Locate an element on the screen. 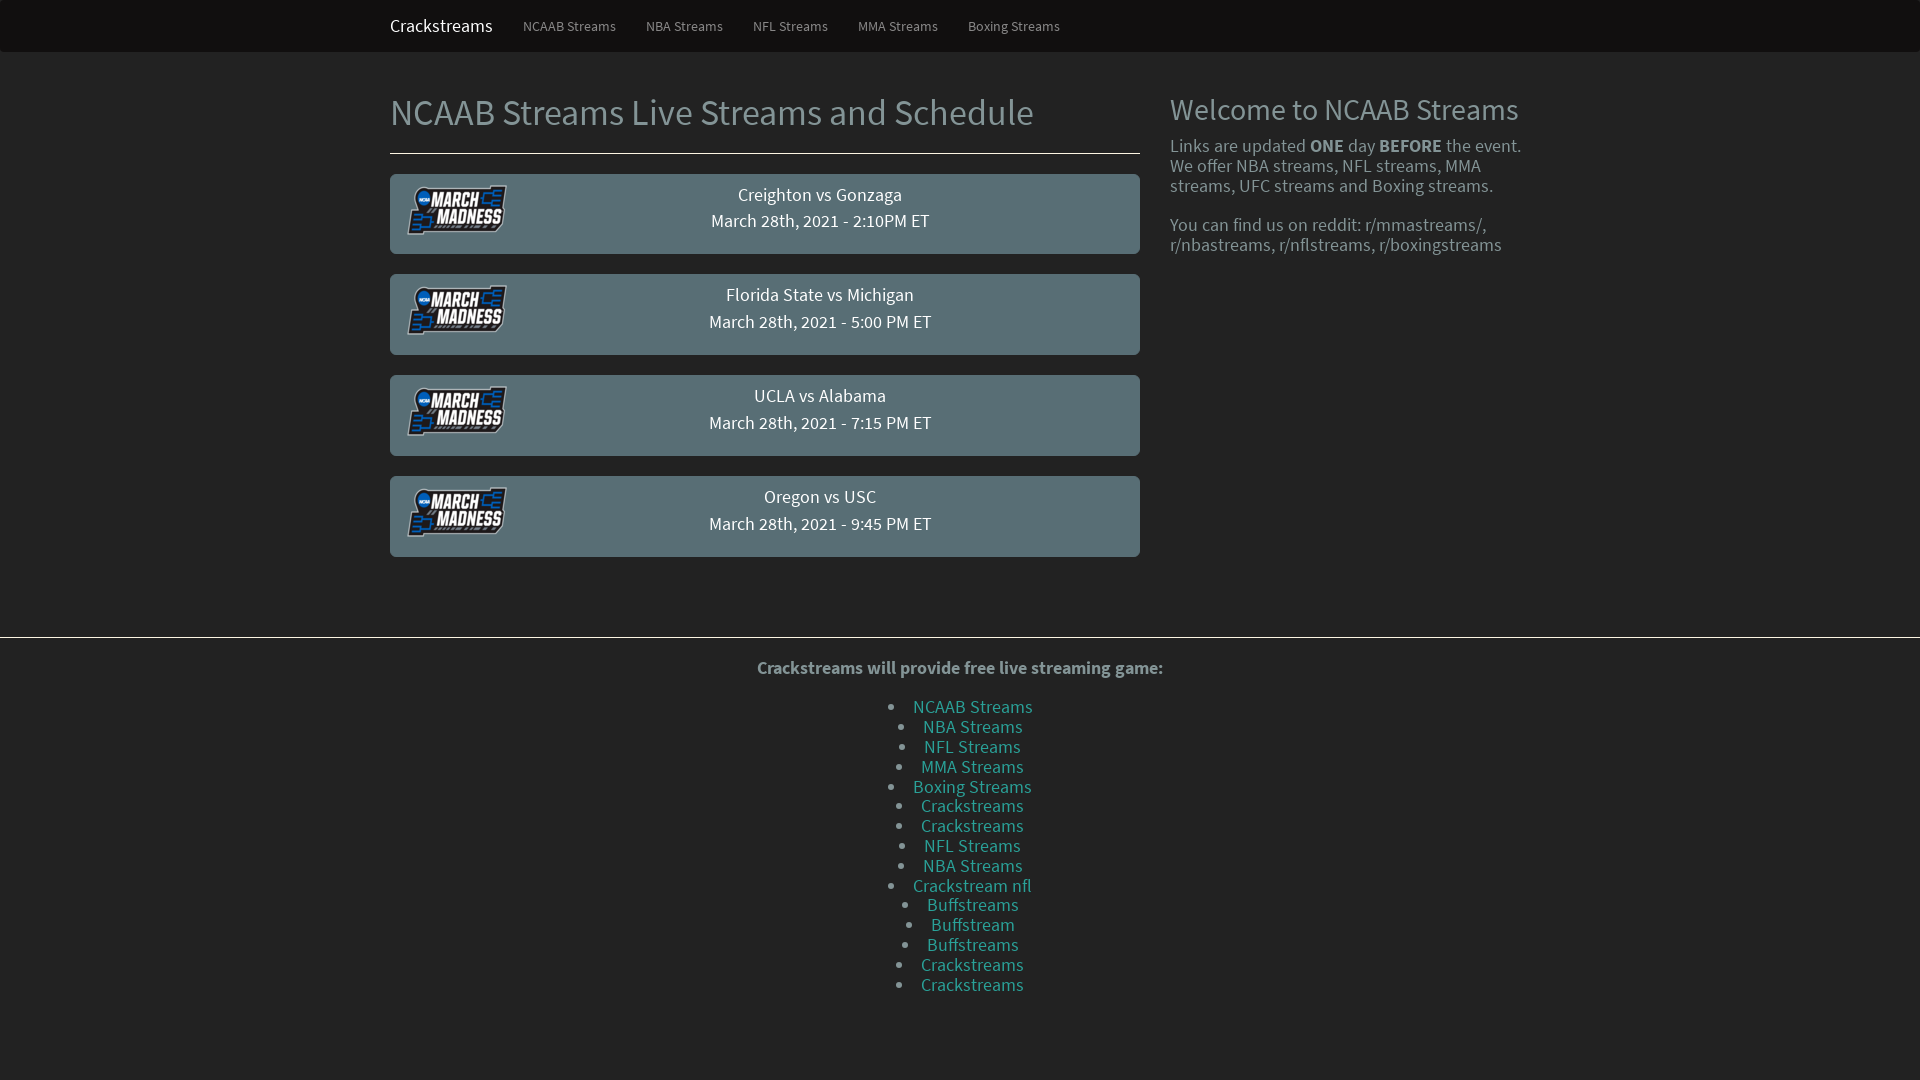 Image resolution: width=1920 pixels, height=1080 pixels. 'NCAAB Streams' is located at coordinates (455, 209).